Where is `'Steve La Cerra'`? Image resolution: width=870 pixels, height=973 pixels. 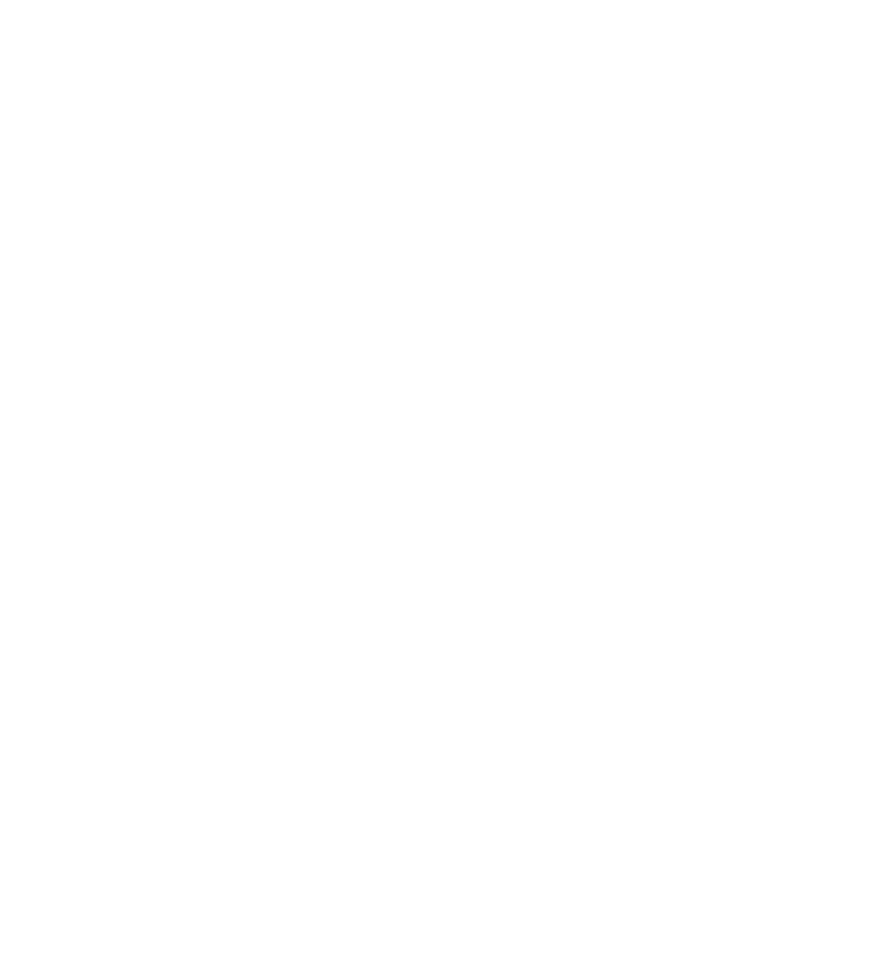
'Steve La Cerra' is located at coordinates (279, 296).